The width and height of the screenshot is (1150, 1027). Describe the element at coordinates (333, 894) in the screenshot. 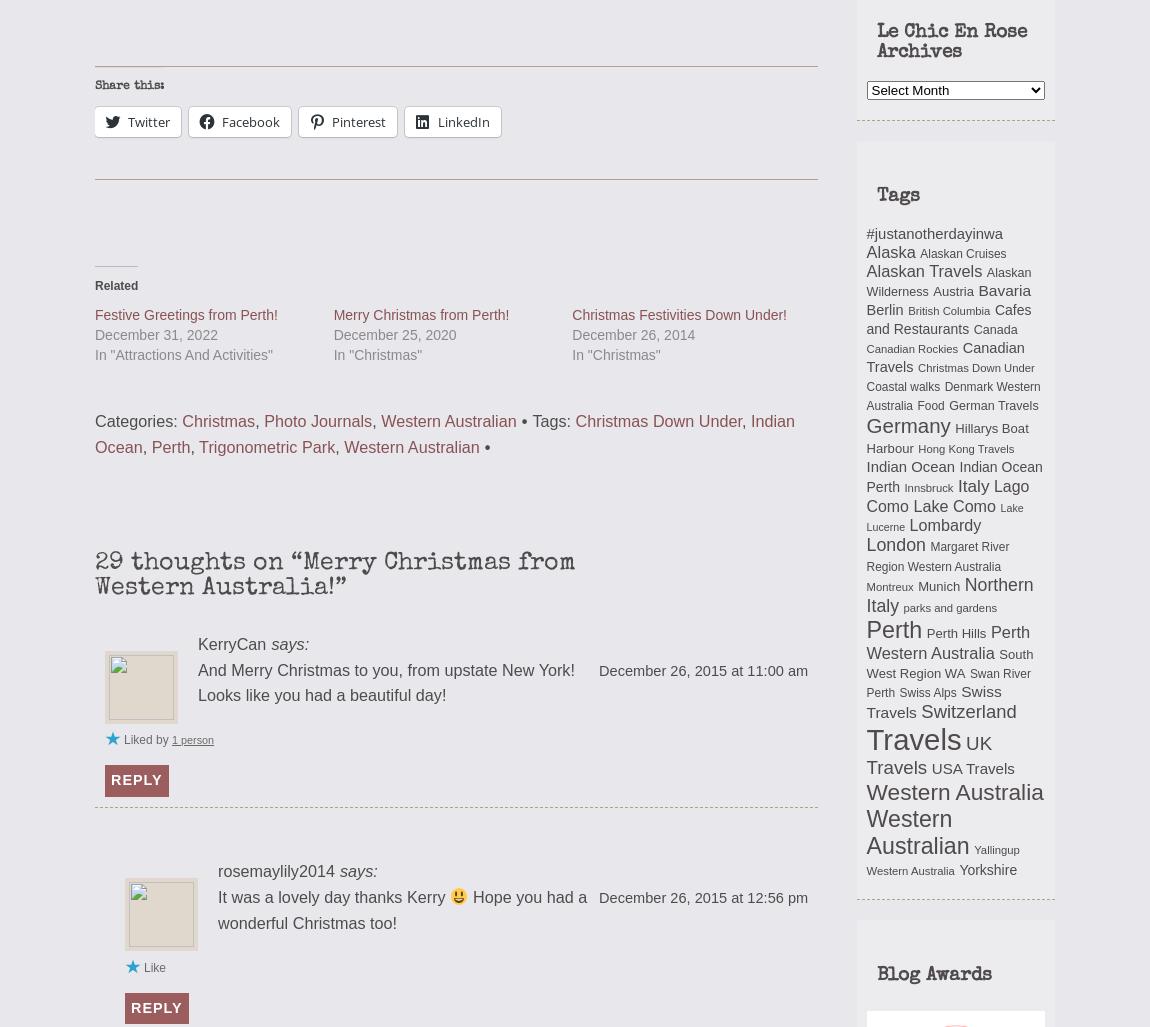

I see `'It was a lovely day thanks Kerry'` at that location.